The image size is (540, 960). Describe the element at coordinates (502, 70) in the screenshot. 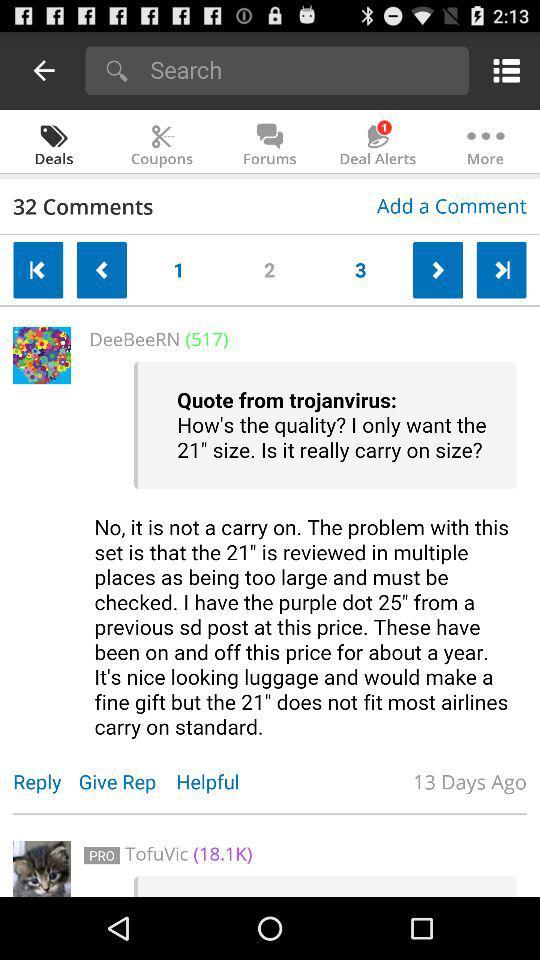

I see `submenu` at that location.